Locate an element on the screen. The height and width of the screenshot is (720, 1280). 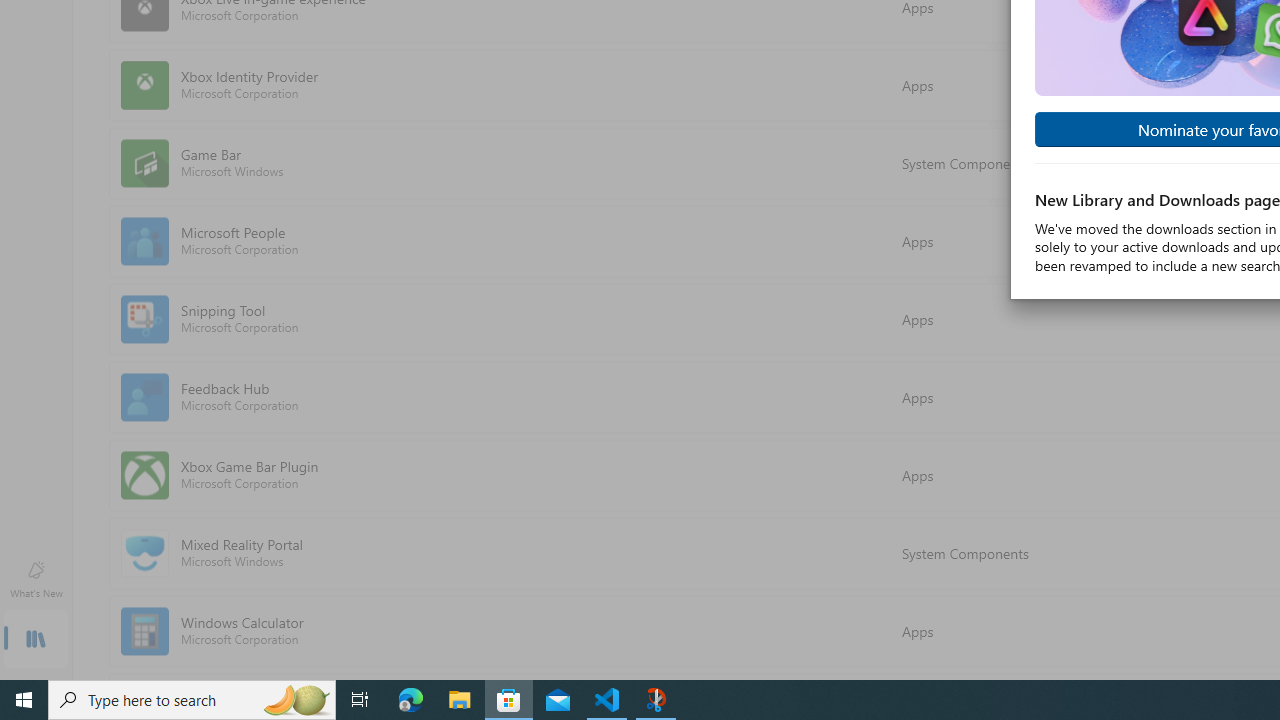
'What' is located at coordinates (35, 578).